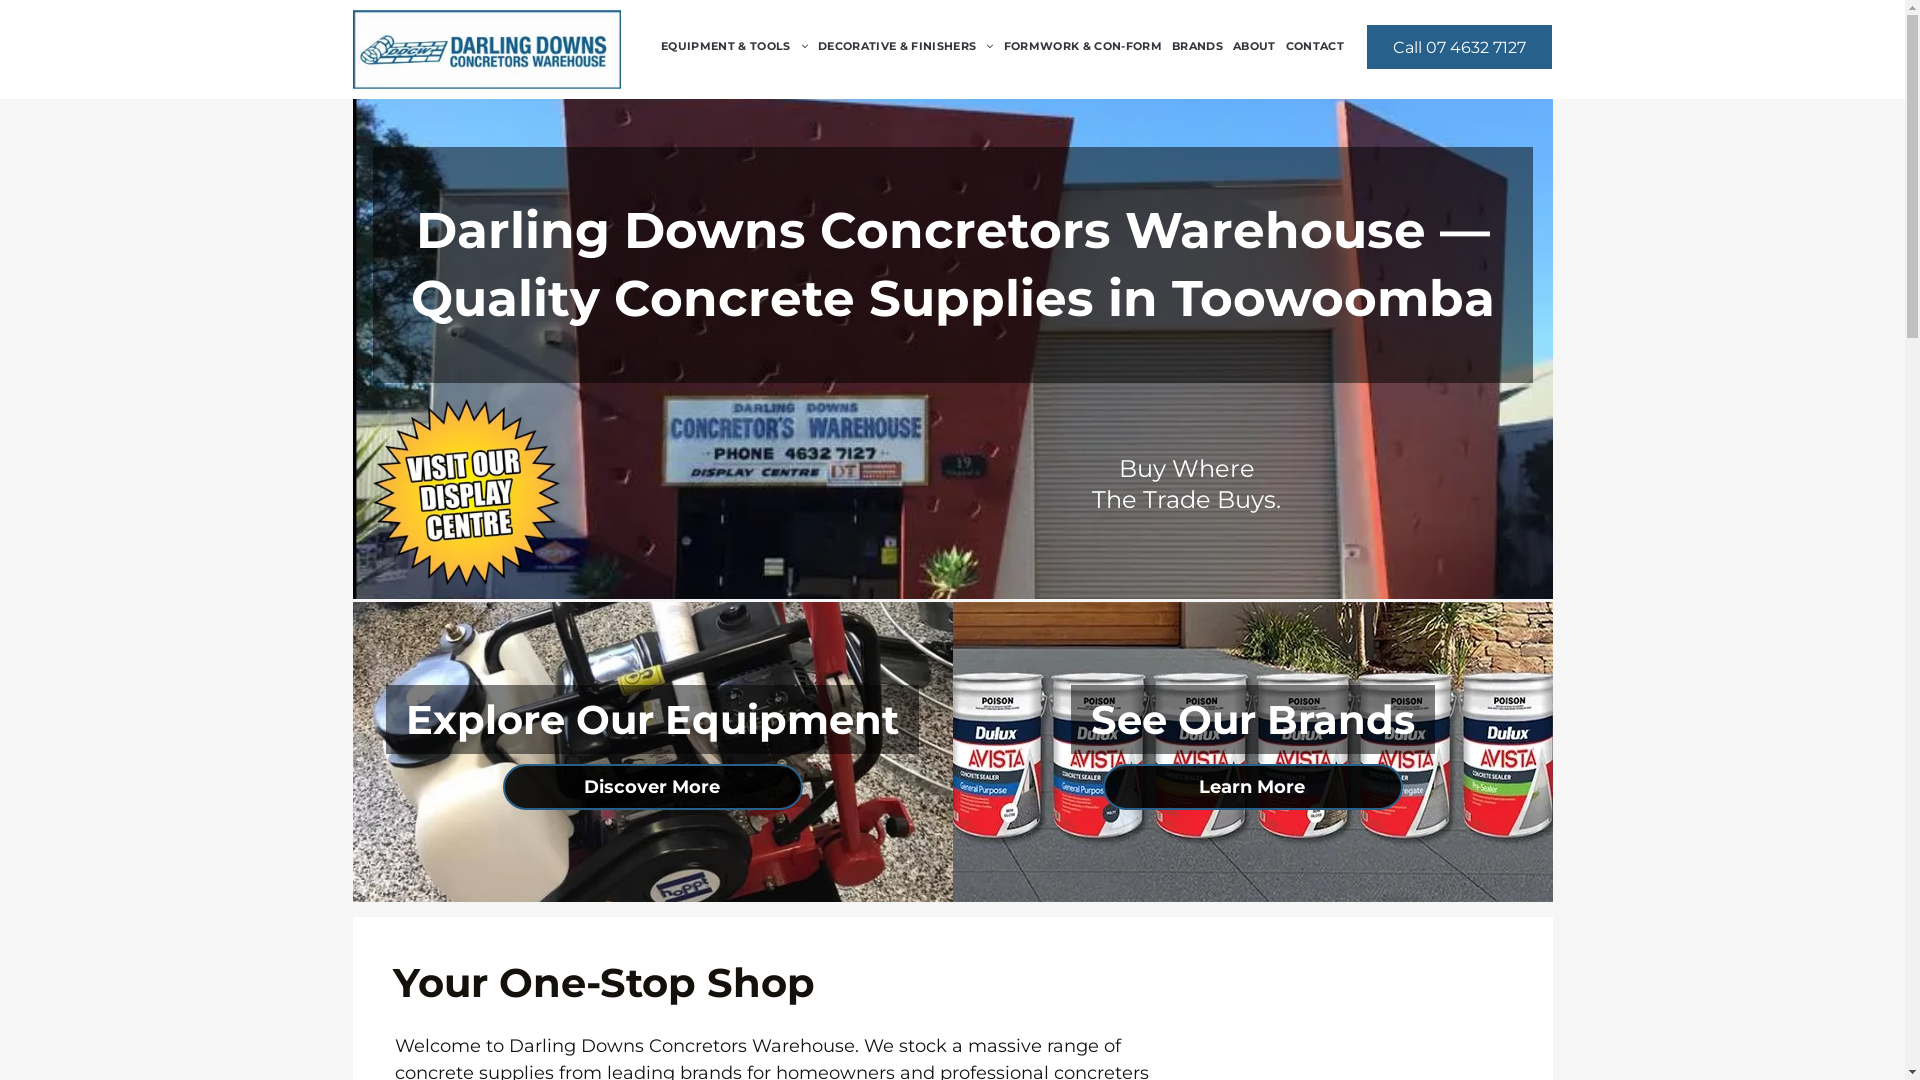 The width and height of the screenshot is (1920, 1080). Describe the element at coordinates (905, 45) in the screenshot. I see `'DECORATIVE & FINISHERS'` at that location.